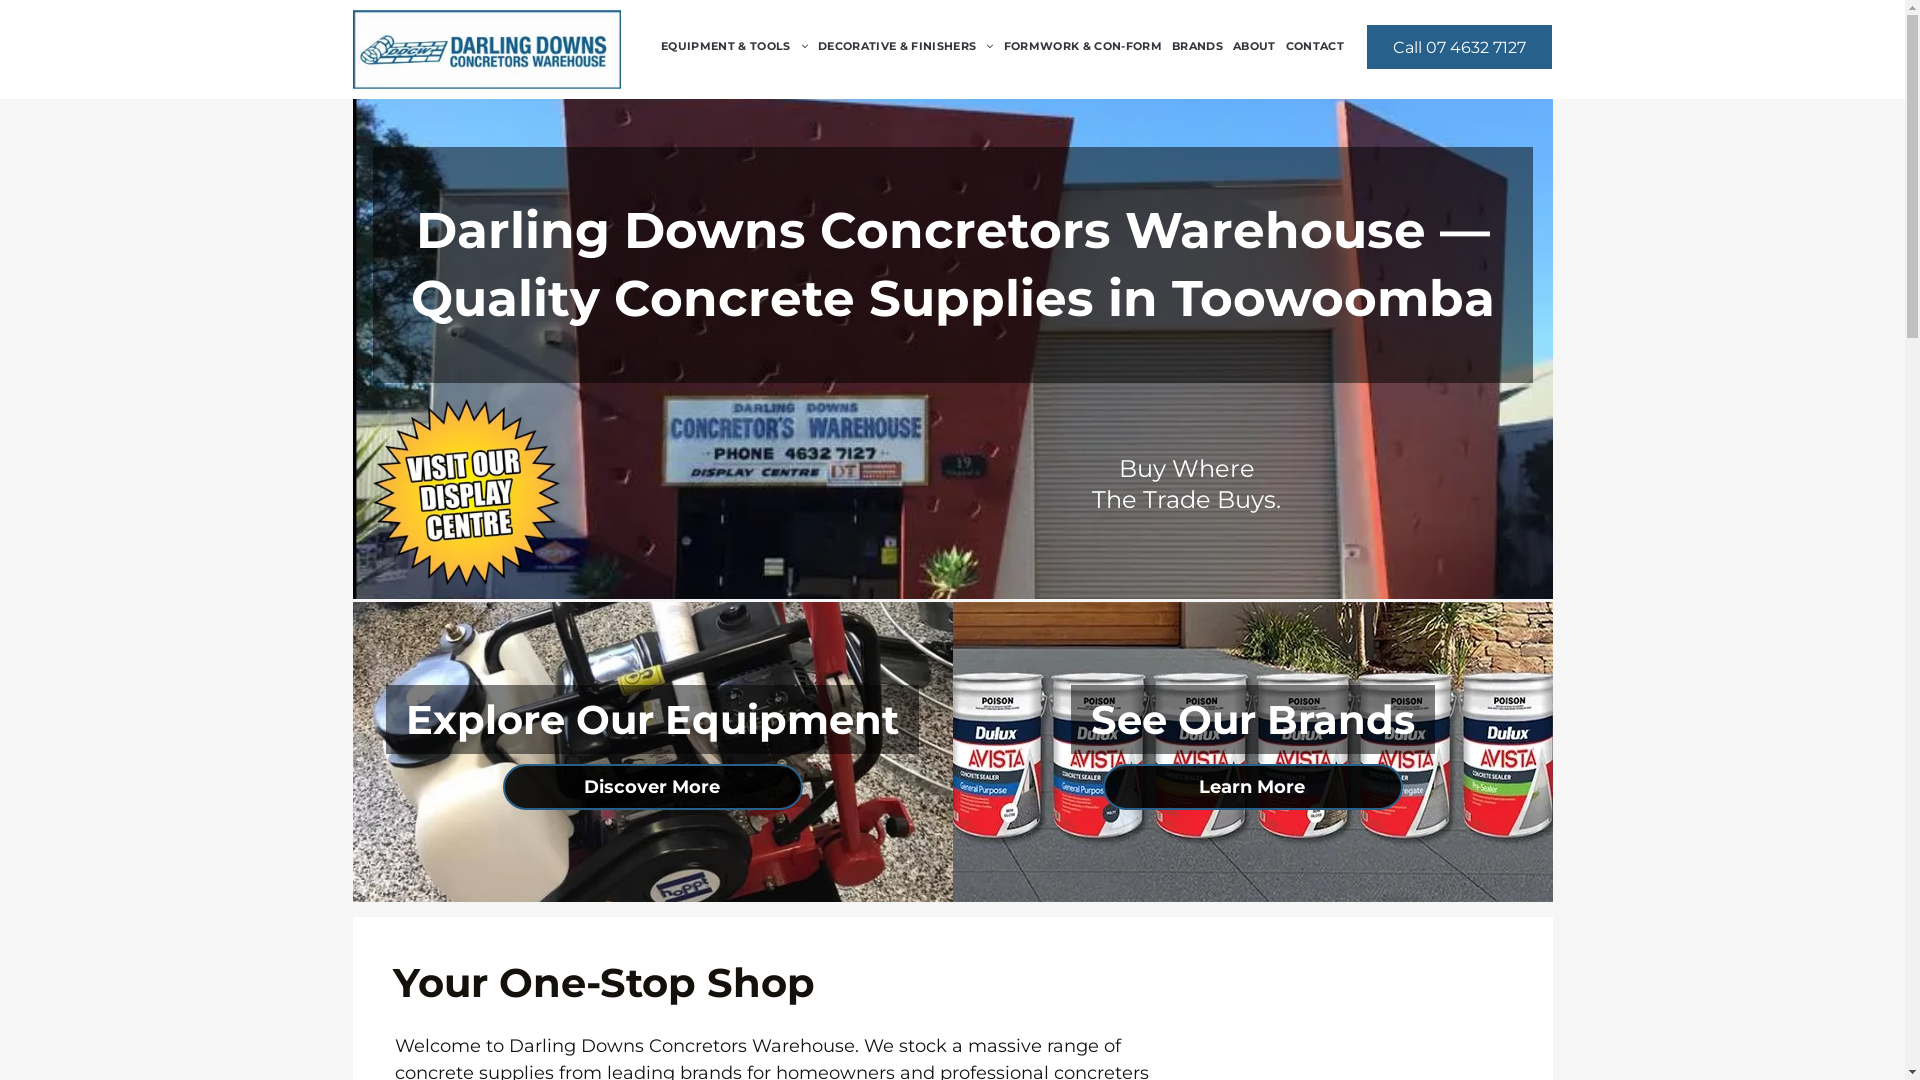 The width and height of the screenshot is (1920, 1080). Describe the element at coordinates (905, 45) in the screenshot. I see `'DECORATIVE & FINISHERS'` at that location.